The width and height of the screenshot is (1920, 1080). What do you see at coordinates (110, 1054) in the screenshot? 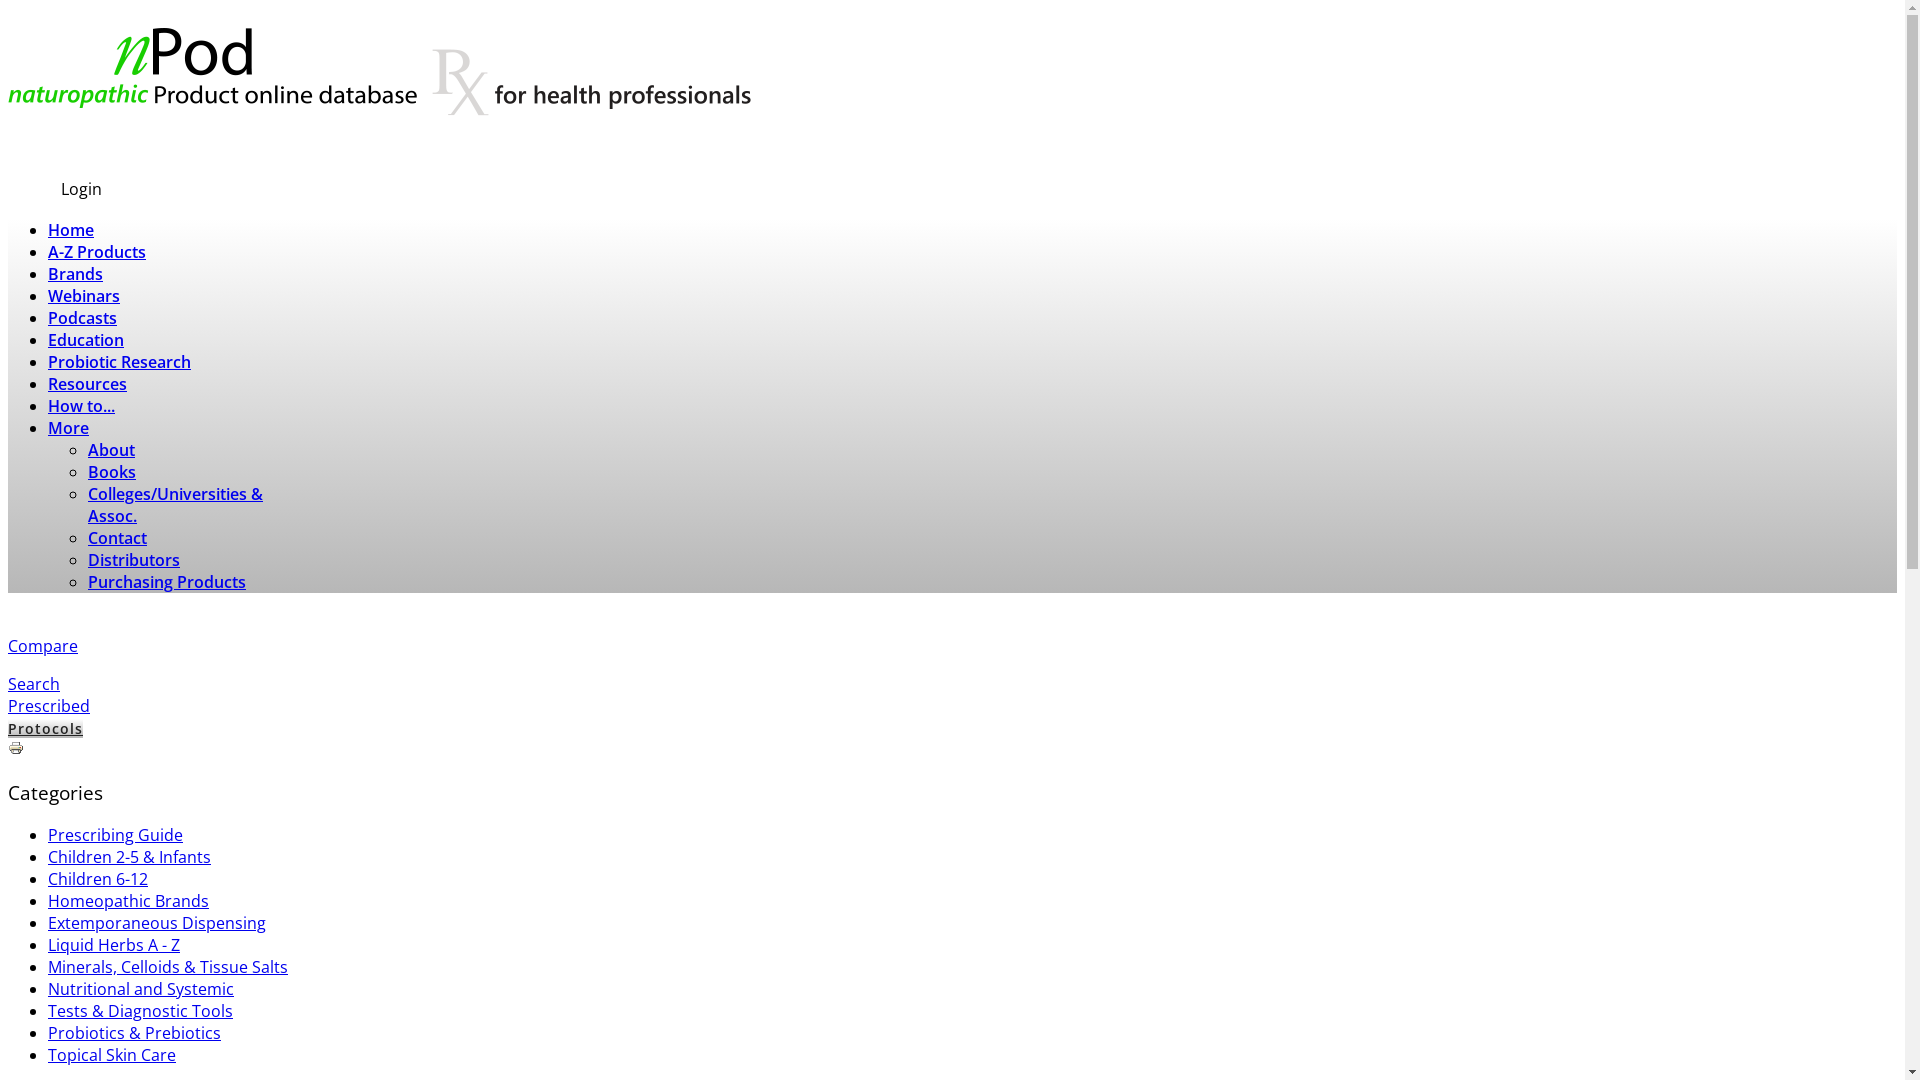
I see `'Topical Skin Care'` at bounding box center [110, 1054].